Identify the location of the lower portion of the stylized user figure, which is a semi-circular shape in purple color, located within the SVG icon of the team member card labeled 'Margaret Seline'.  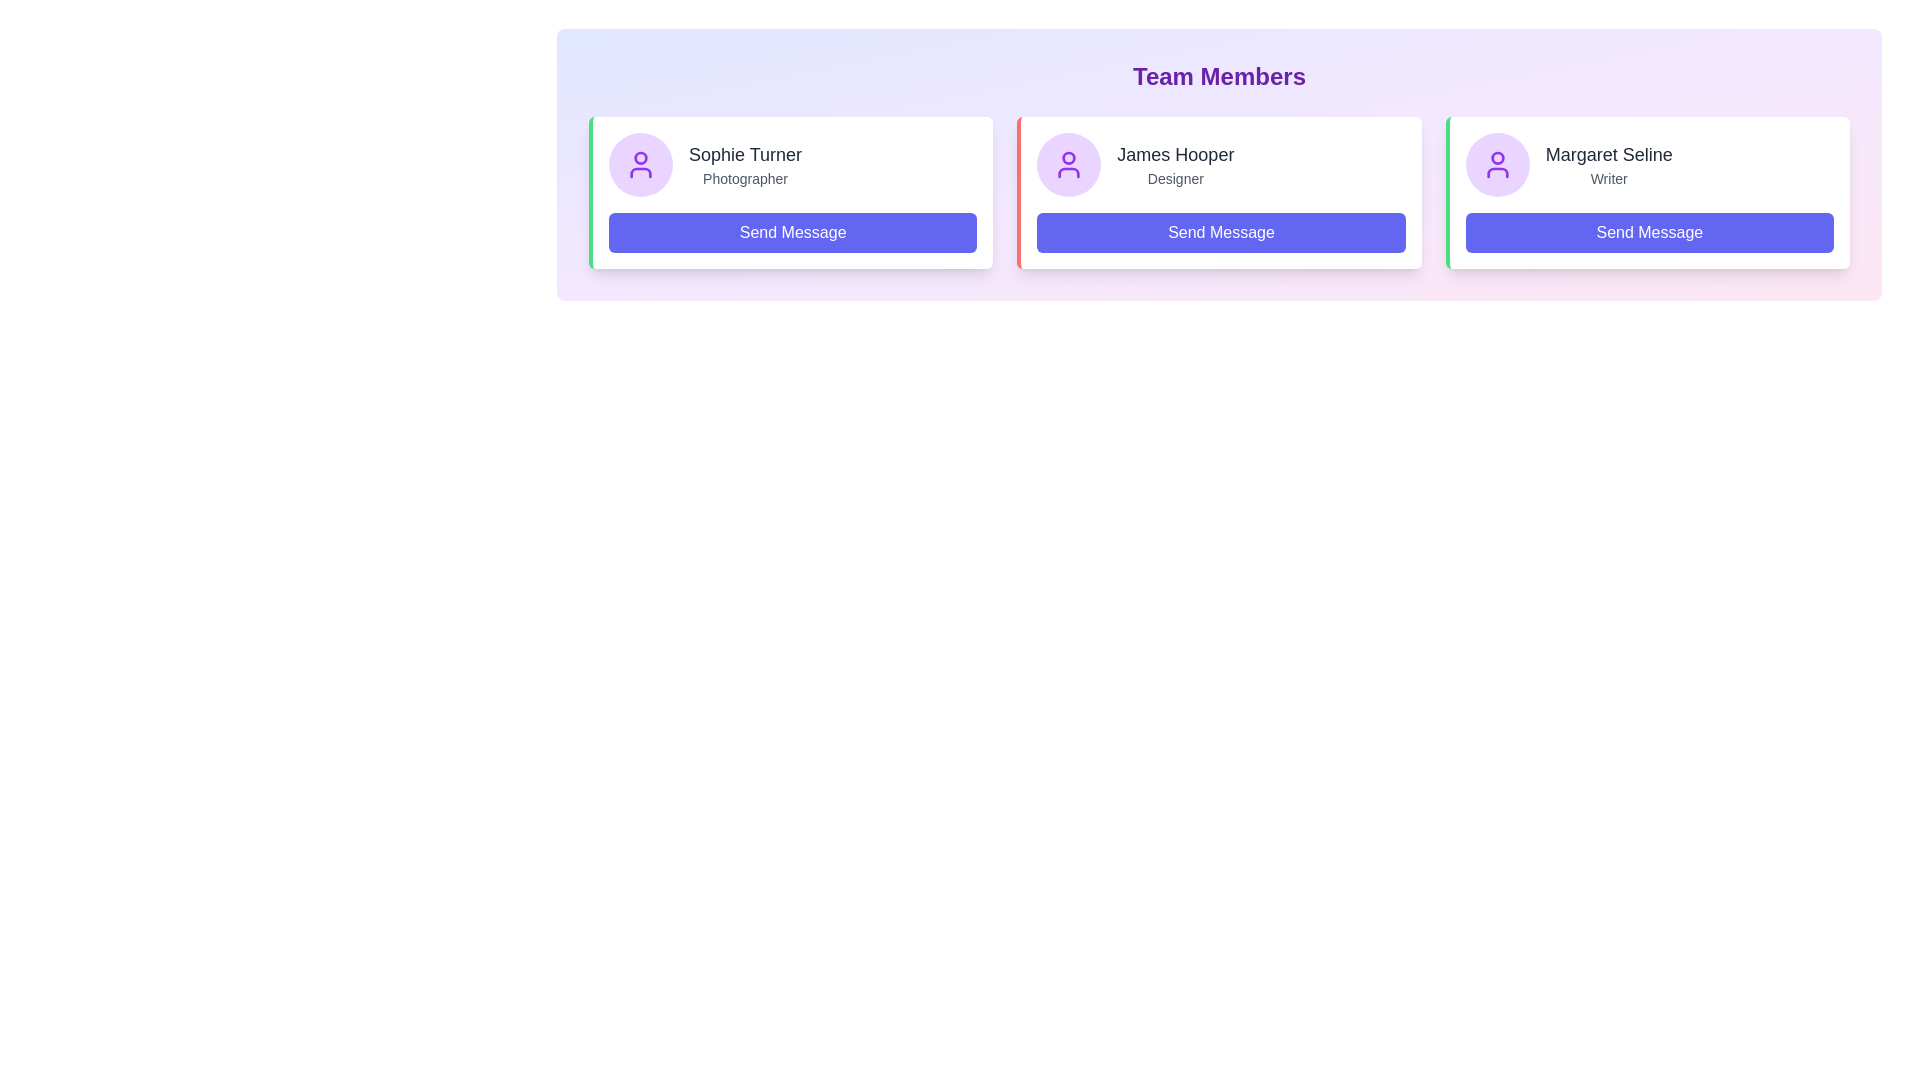
(1497, 172).